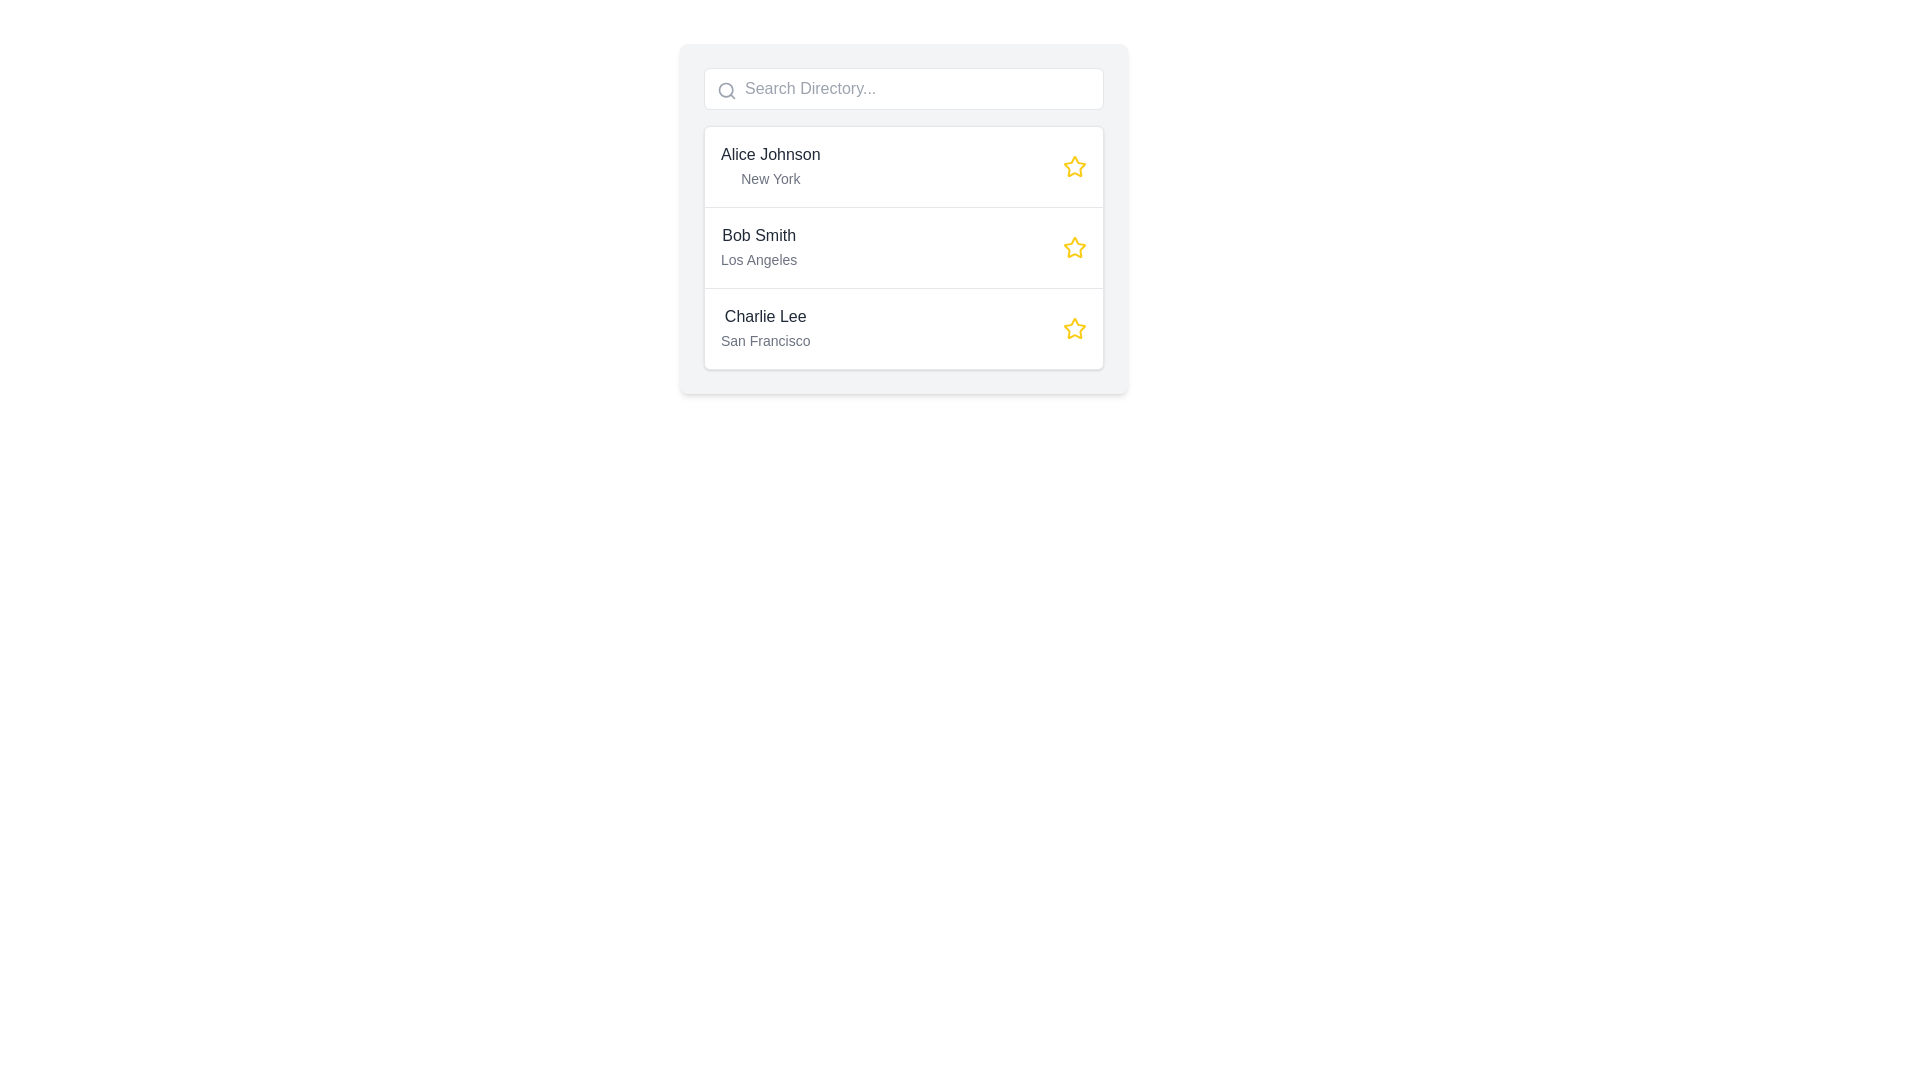  Describe the element at coordinates (902, 165) in the screenshot. I see `the first list item entry for 'Alice Johnson' located at the top of the directory listing` at that location.